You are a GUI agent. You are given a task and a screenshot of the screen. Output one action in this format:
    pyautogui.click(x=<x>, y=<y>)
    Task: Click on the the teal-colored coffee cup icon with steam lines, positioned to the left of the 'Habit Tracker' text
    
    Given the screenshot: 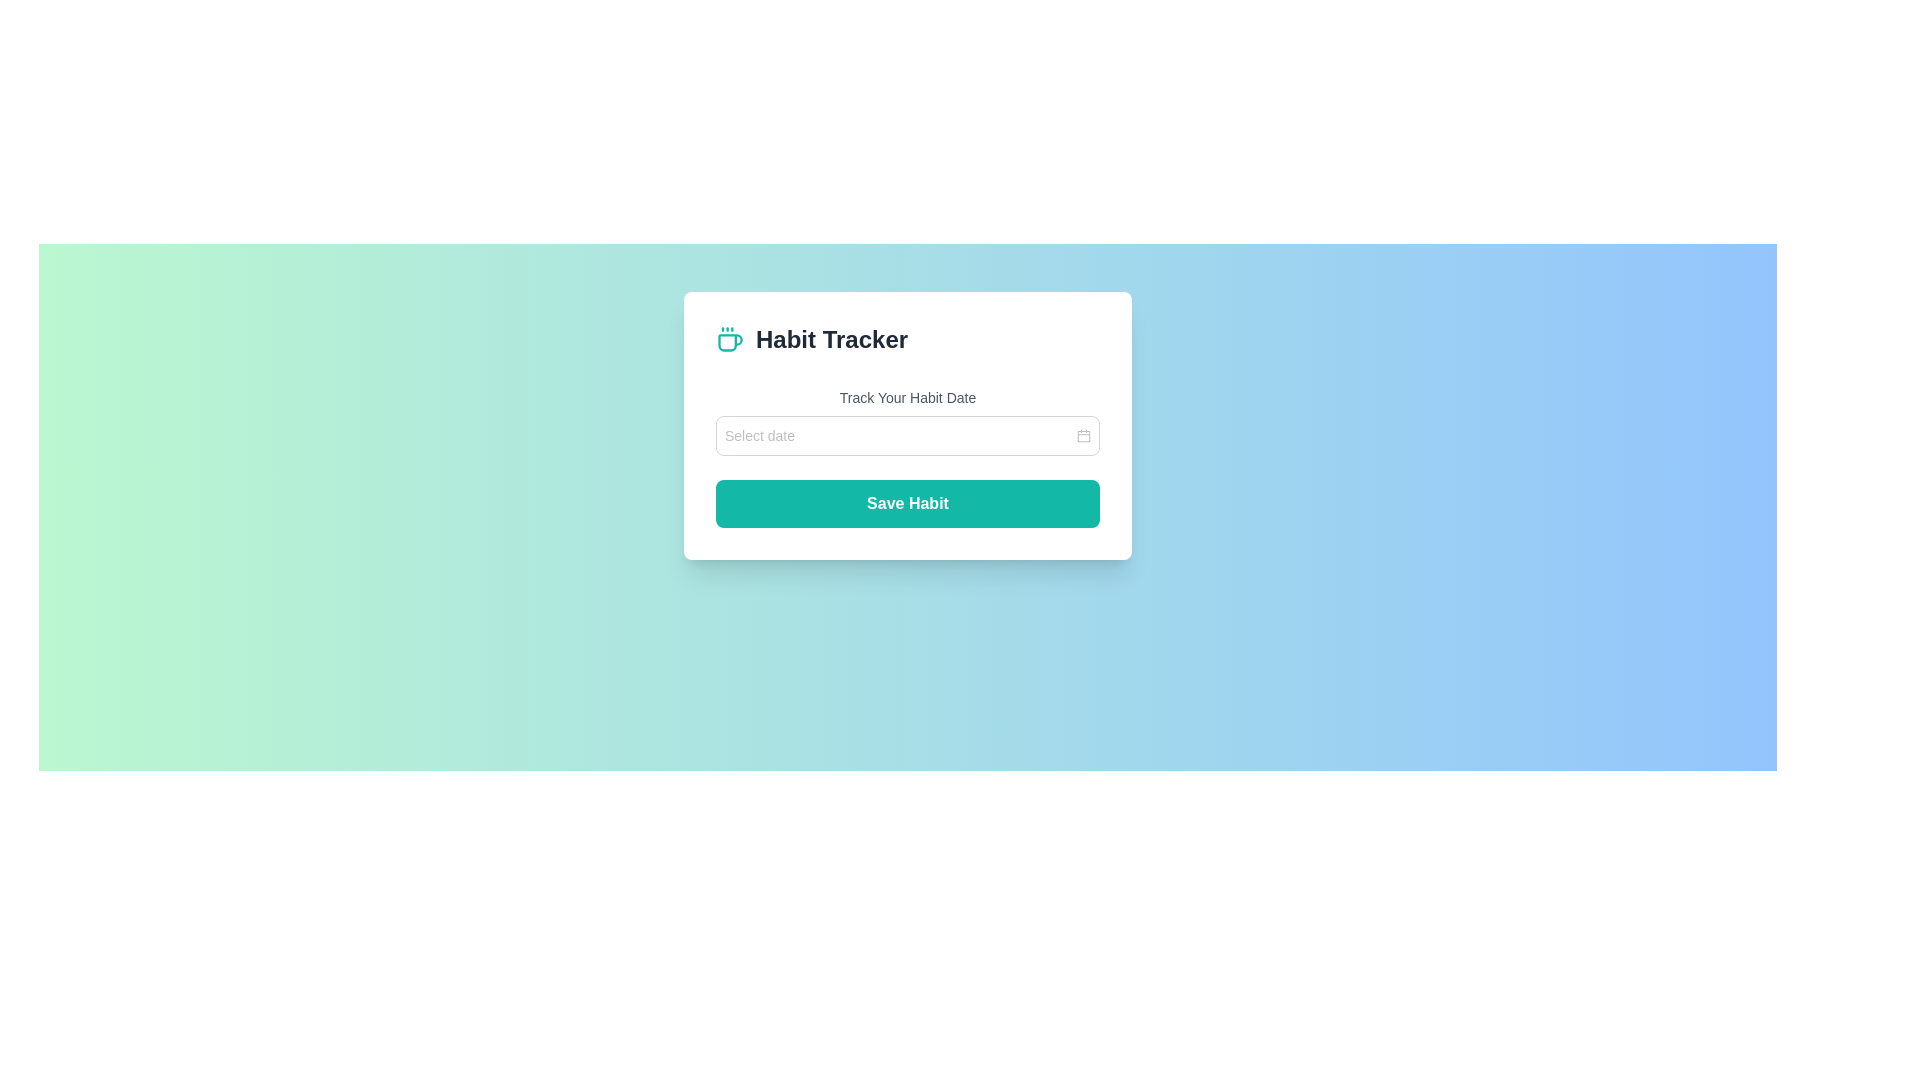 What is the action you would take?
    pyautogui.click(x=728, y=338)
    